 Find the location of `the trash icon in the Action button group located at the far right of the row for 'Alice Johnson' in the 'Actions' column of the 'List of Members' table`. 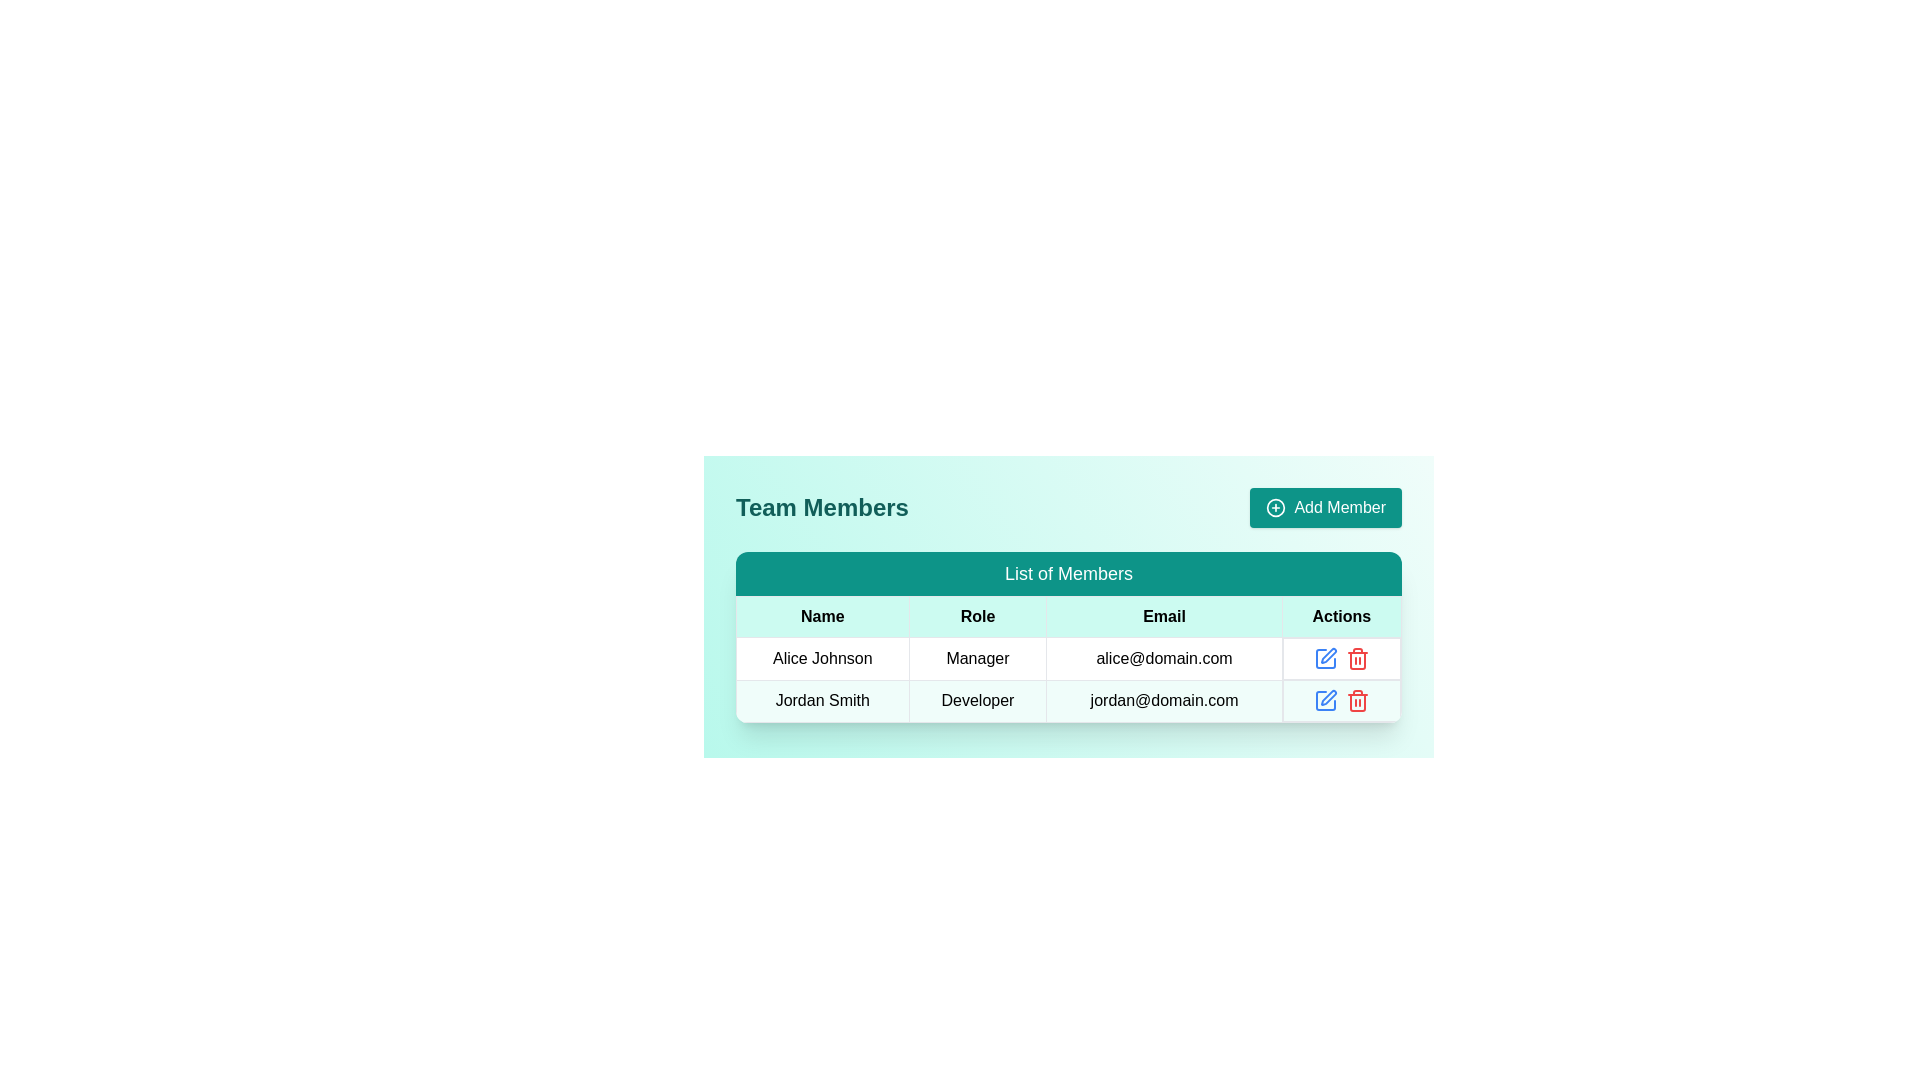

the trash icon in the Action button group located at the far right of the row for 'Alice Johnson' in the 'Actions' column of the 'List of Members' table is located at coordinates (1341, 659).